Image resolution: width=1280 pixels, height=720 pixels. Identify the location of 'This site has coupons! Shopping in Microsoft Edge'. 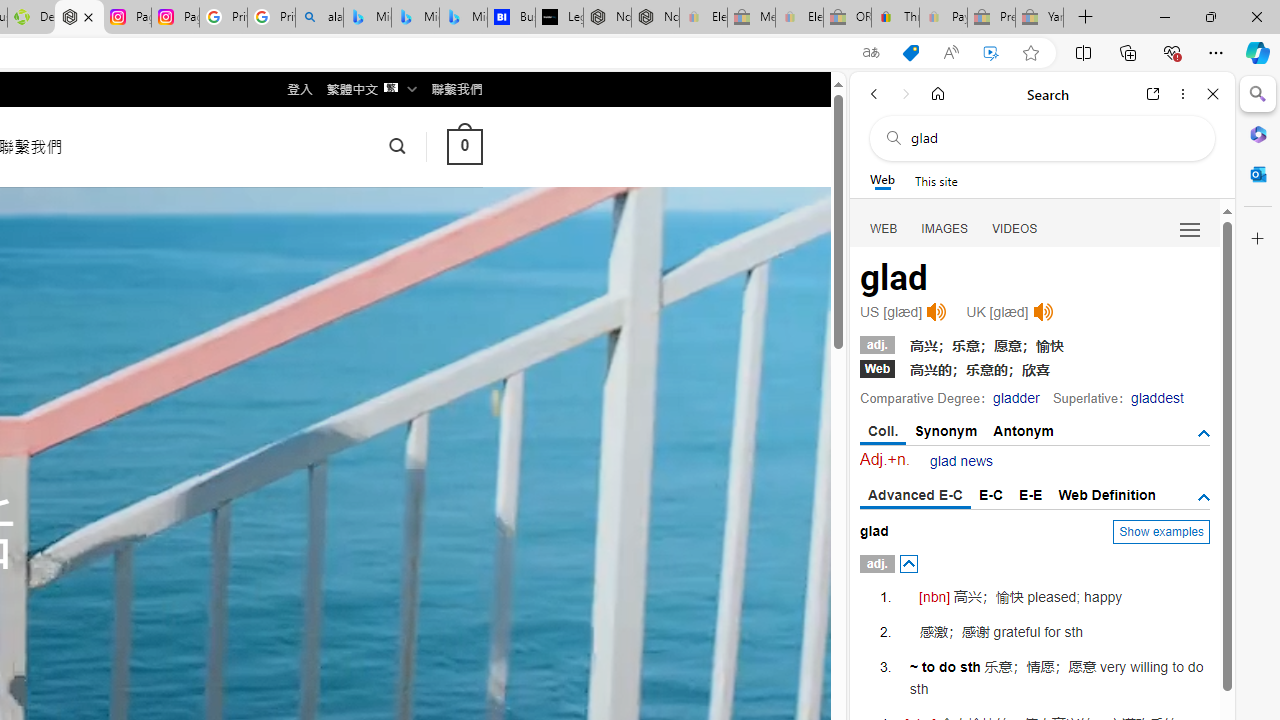
(909, 52).